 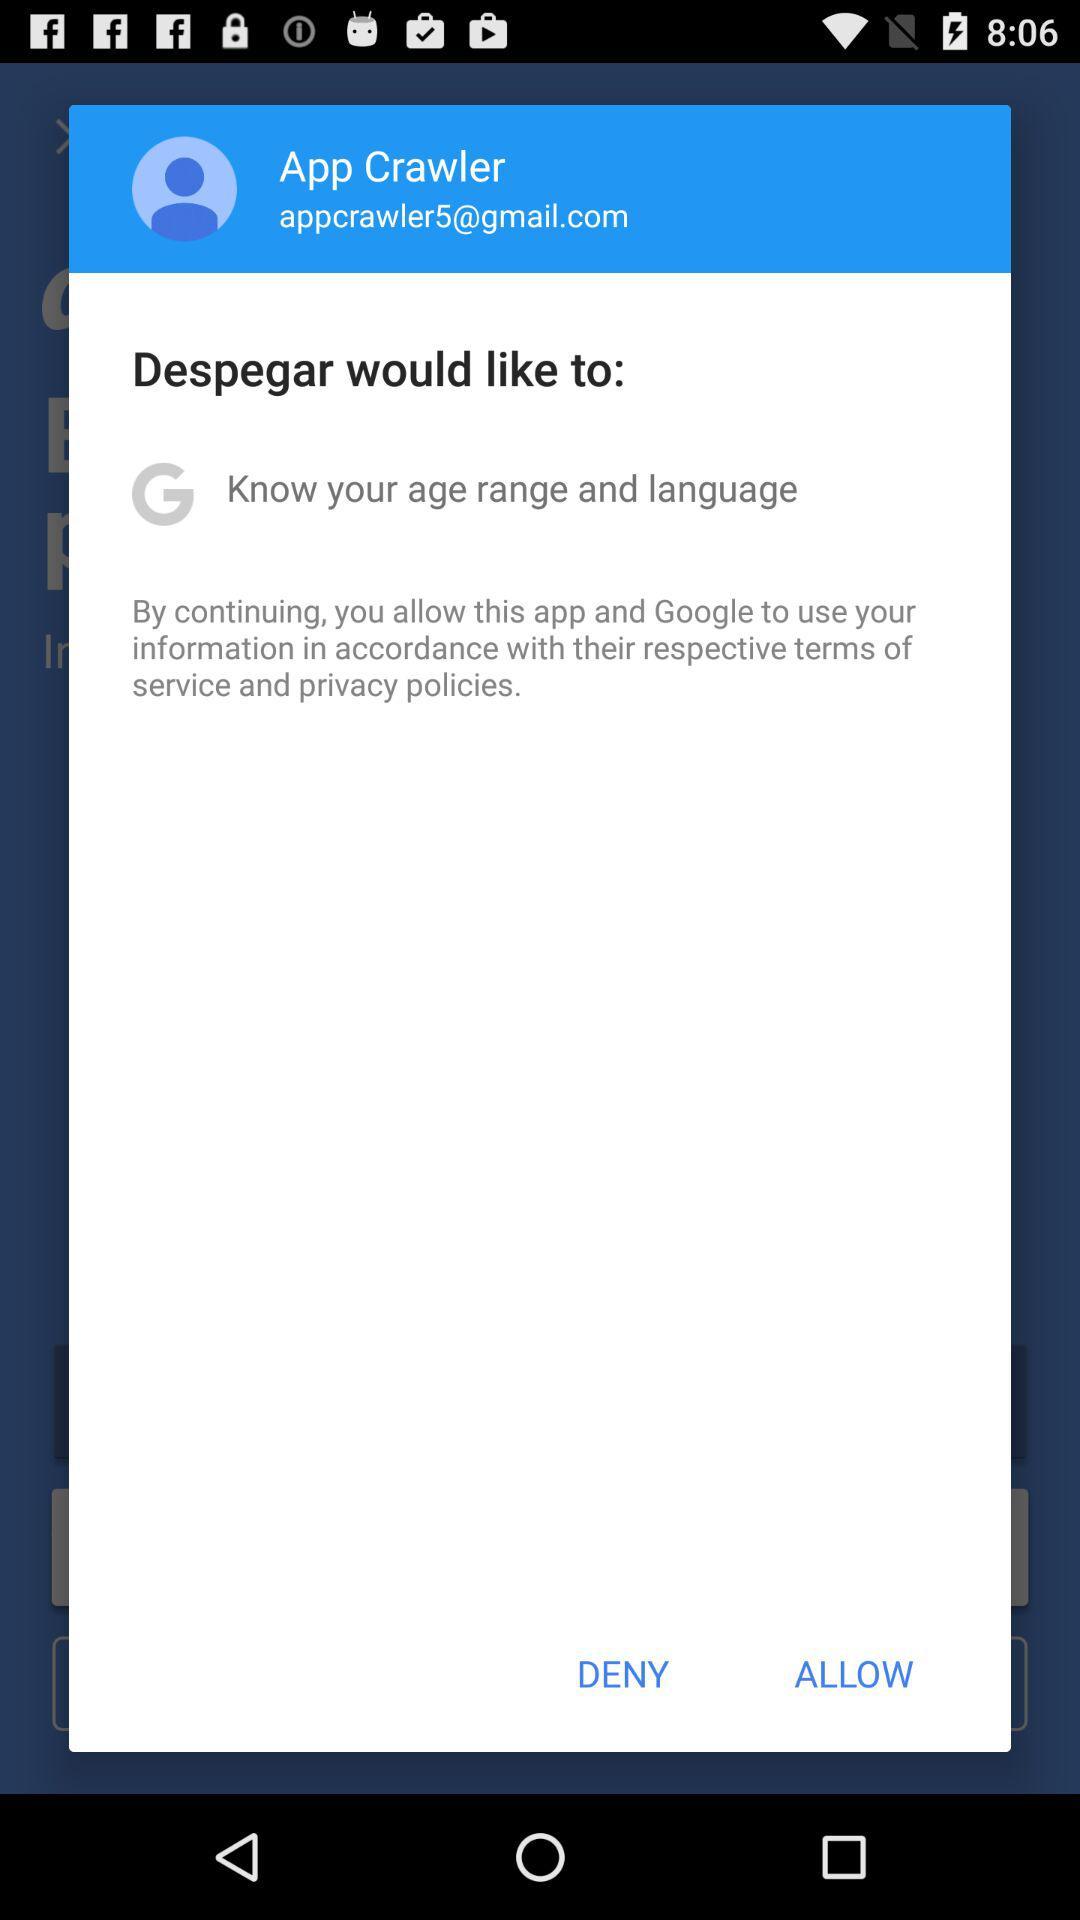 I want to click on app crawler icon, so click(x=392, y=164).